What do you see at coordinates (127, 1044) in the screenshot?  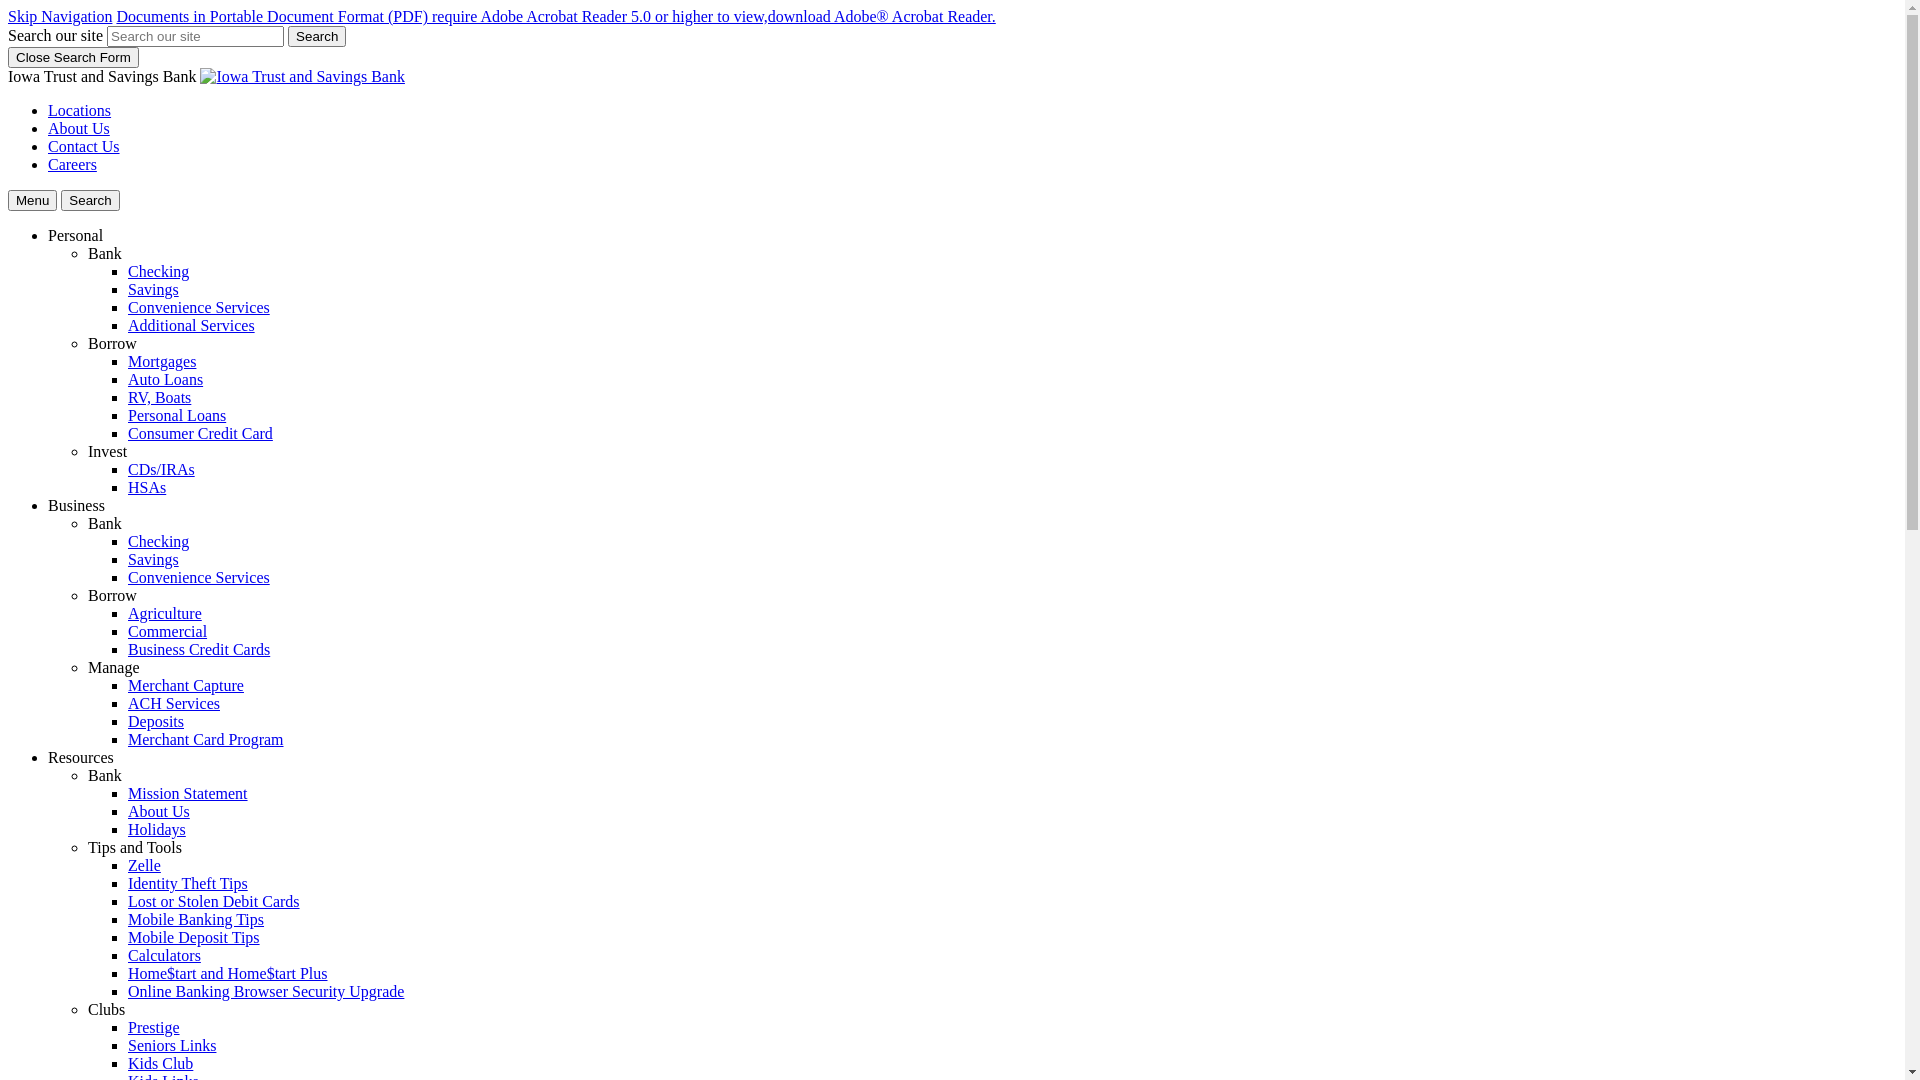 I see `'Seniors Links'` at bounding box center [127, 1044].